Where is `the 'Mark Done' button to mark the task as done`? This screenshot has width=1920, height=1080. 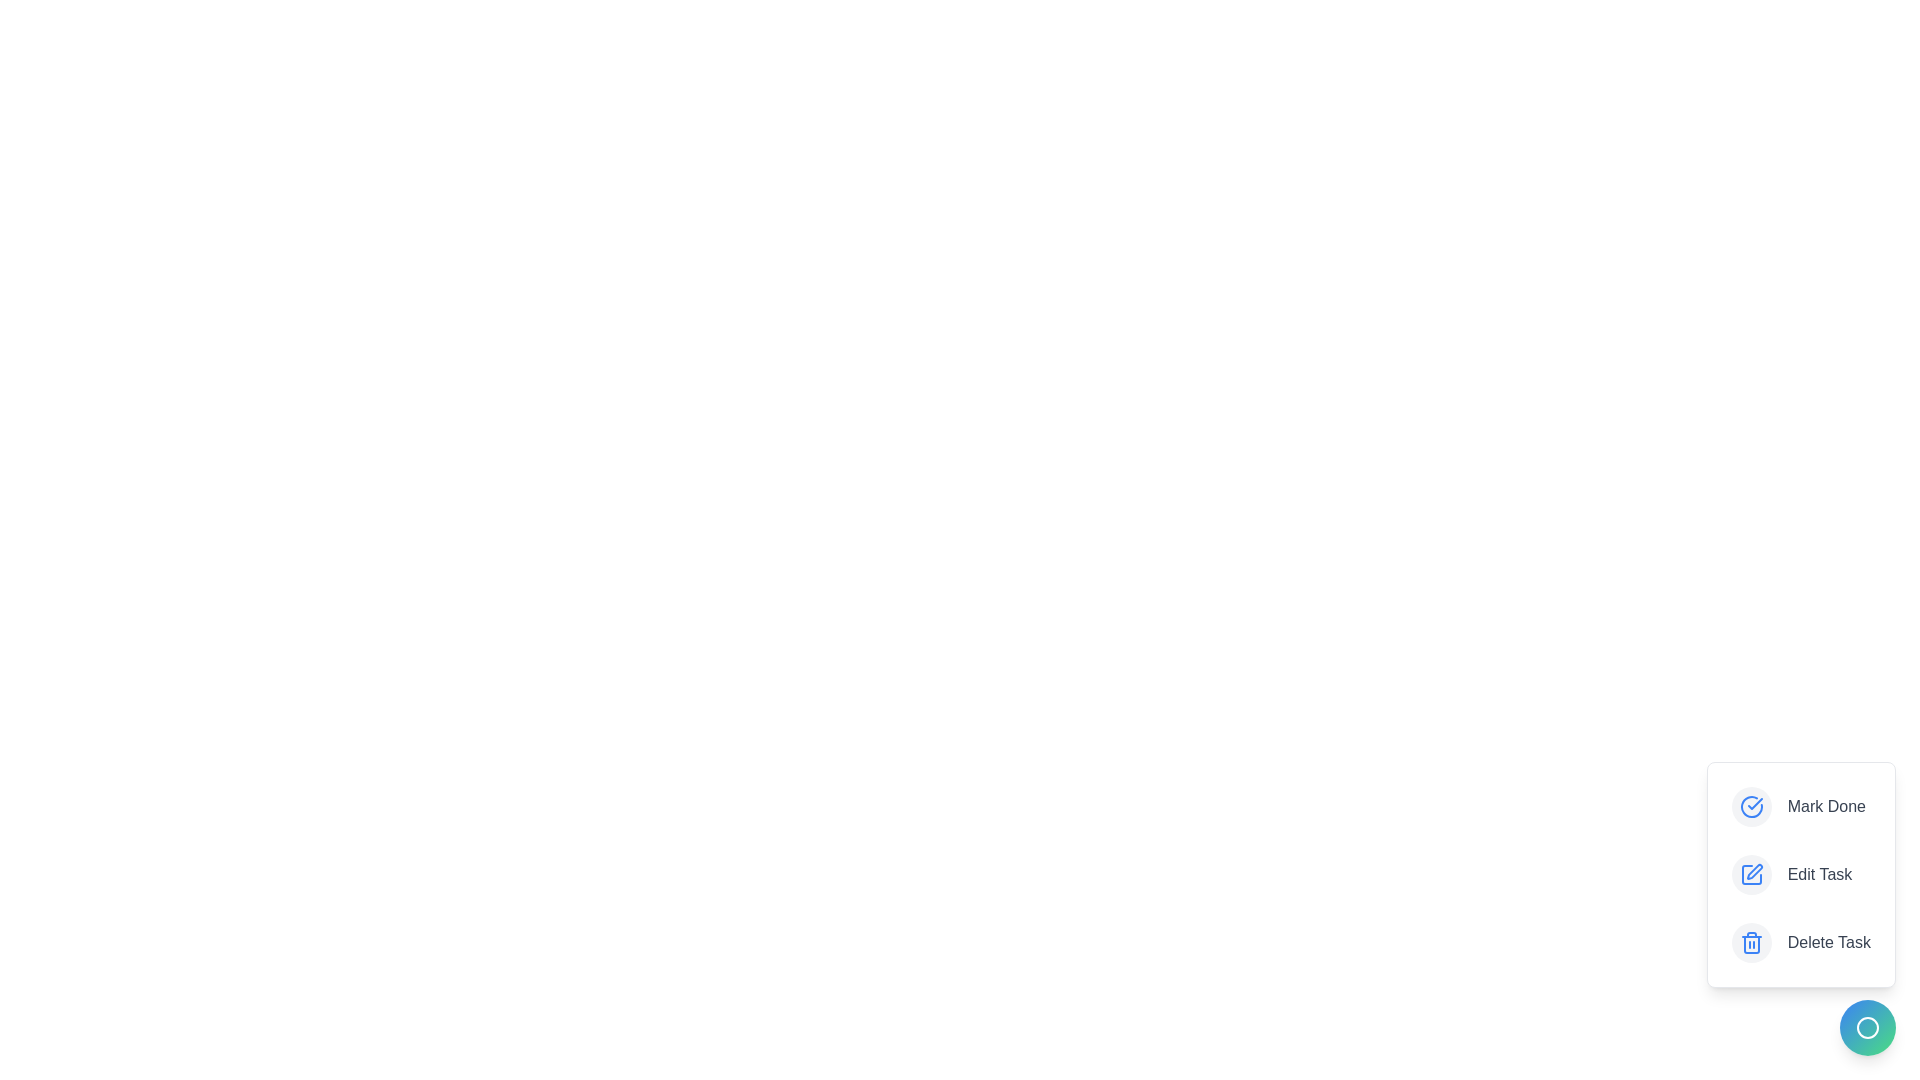
the 'Mark Done' button to mark the task as done is located at coordinates (1800, 805).